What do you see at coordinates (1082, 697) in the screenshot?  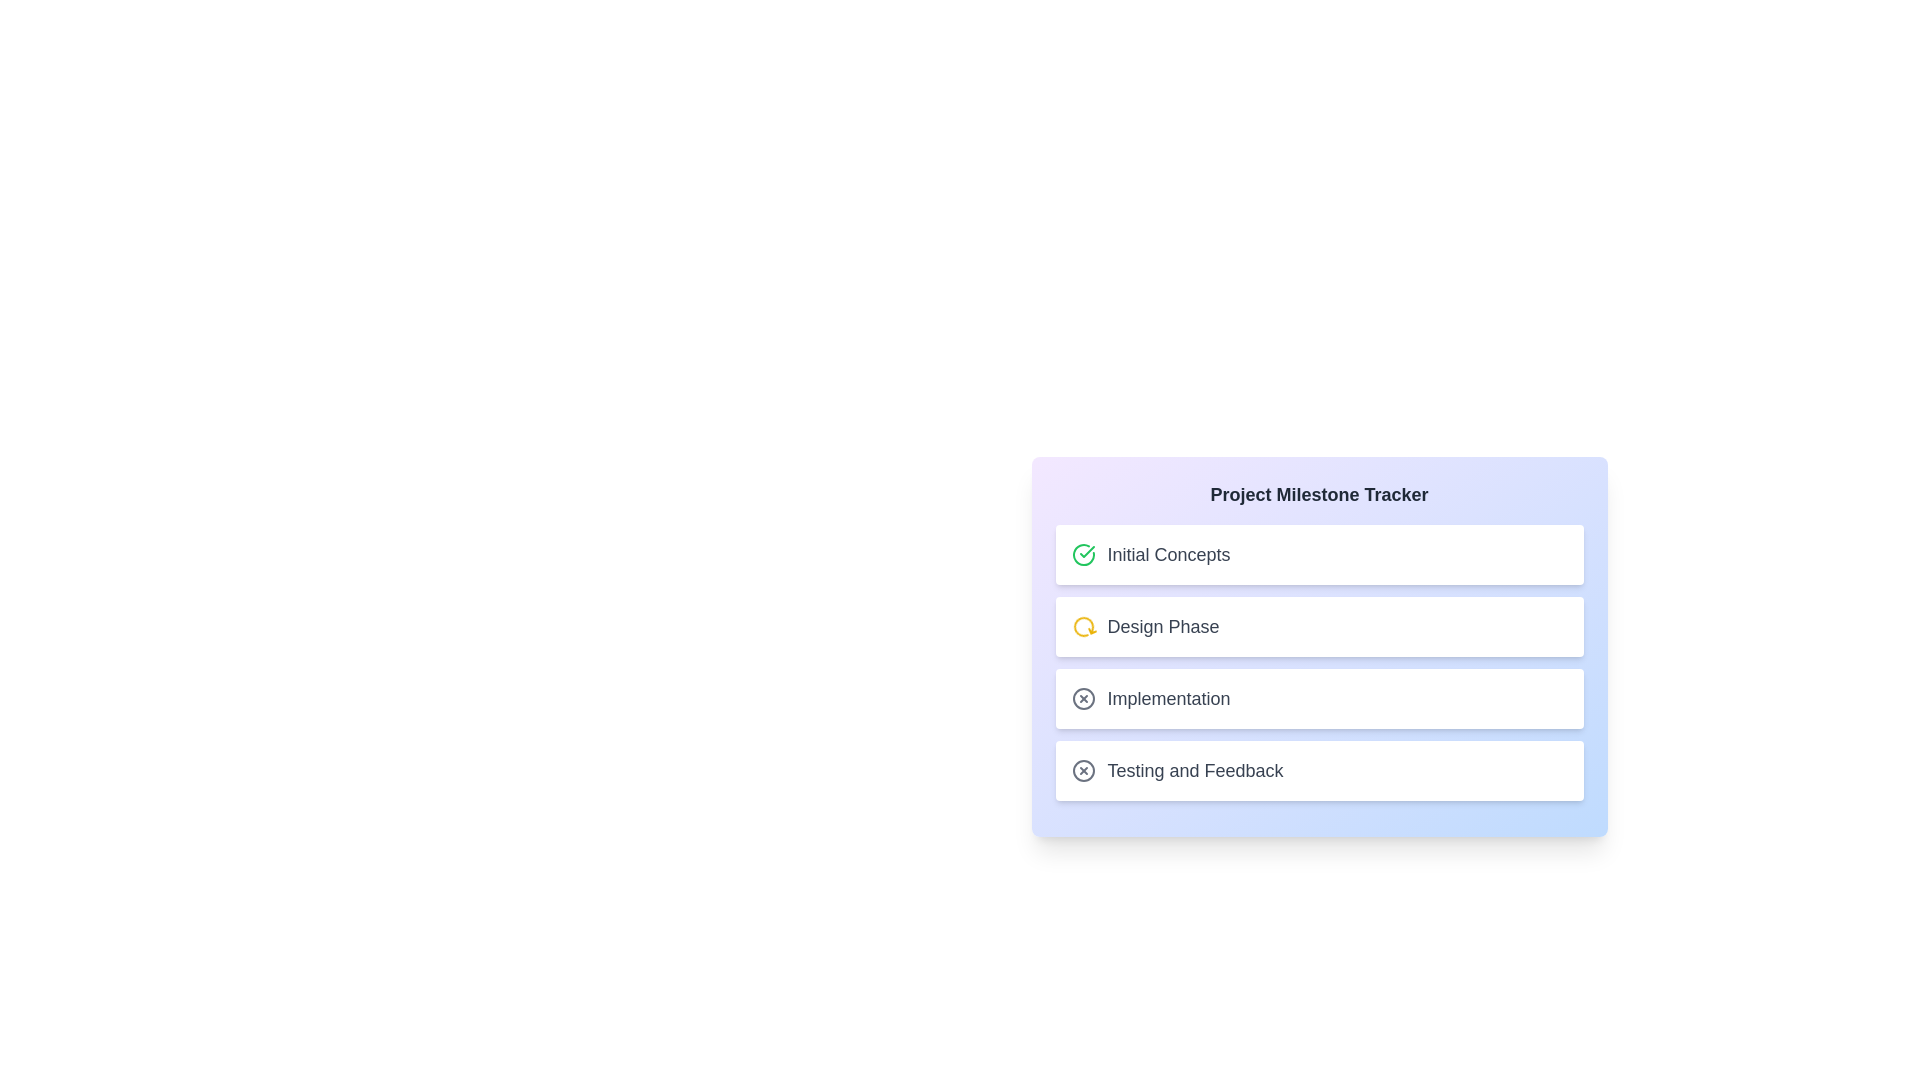 I see `the circular icon with a cross inside, which has a gray outline, to interact with the milestone status adjacent to the 'Implementation' milestone label` at bounding box center [1082, 697].